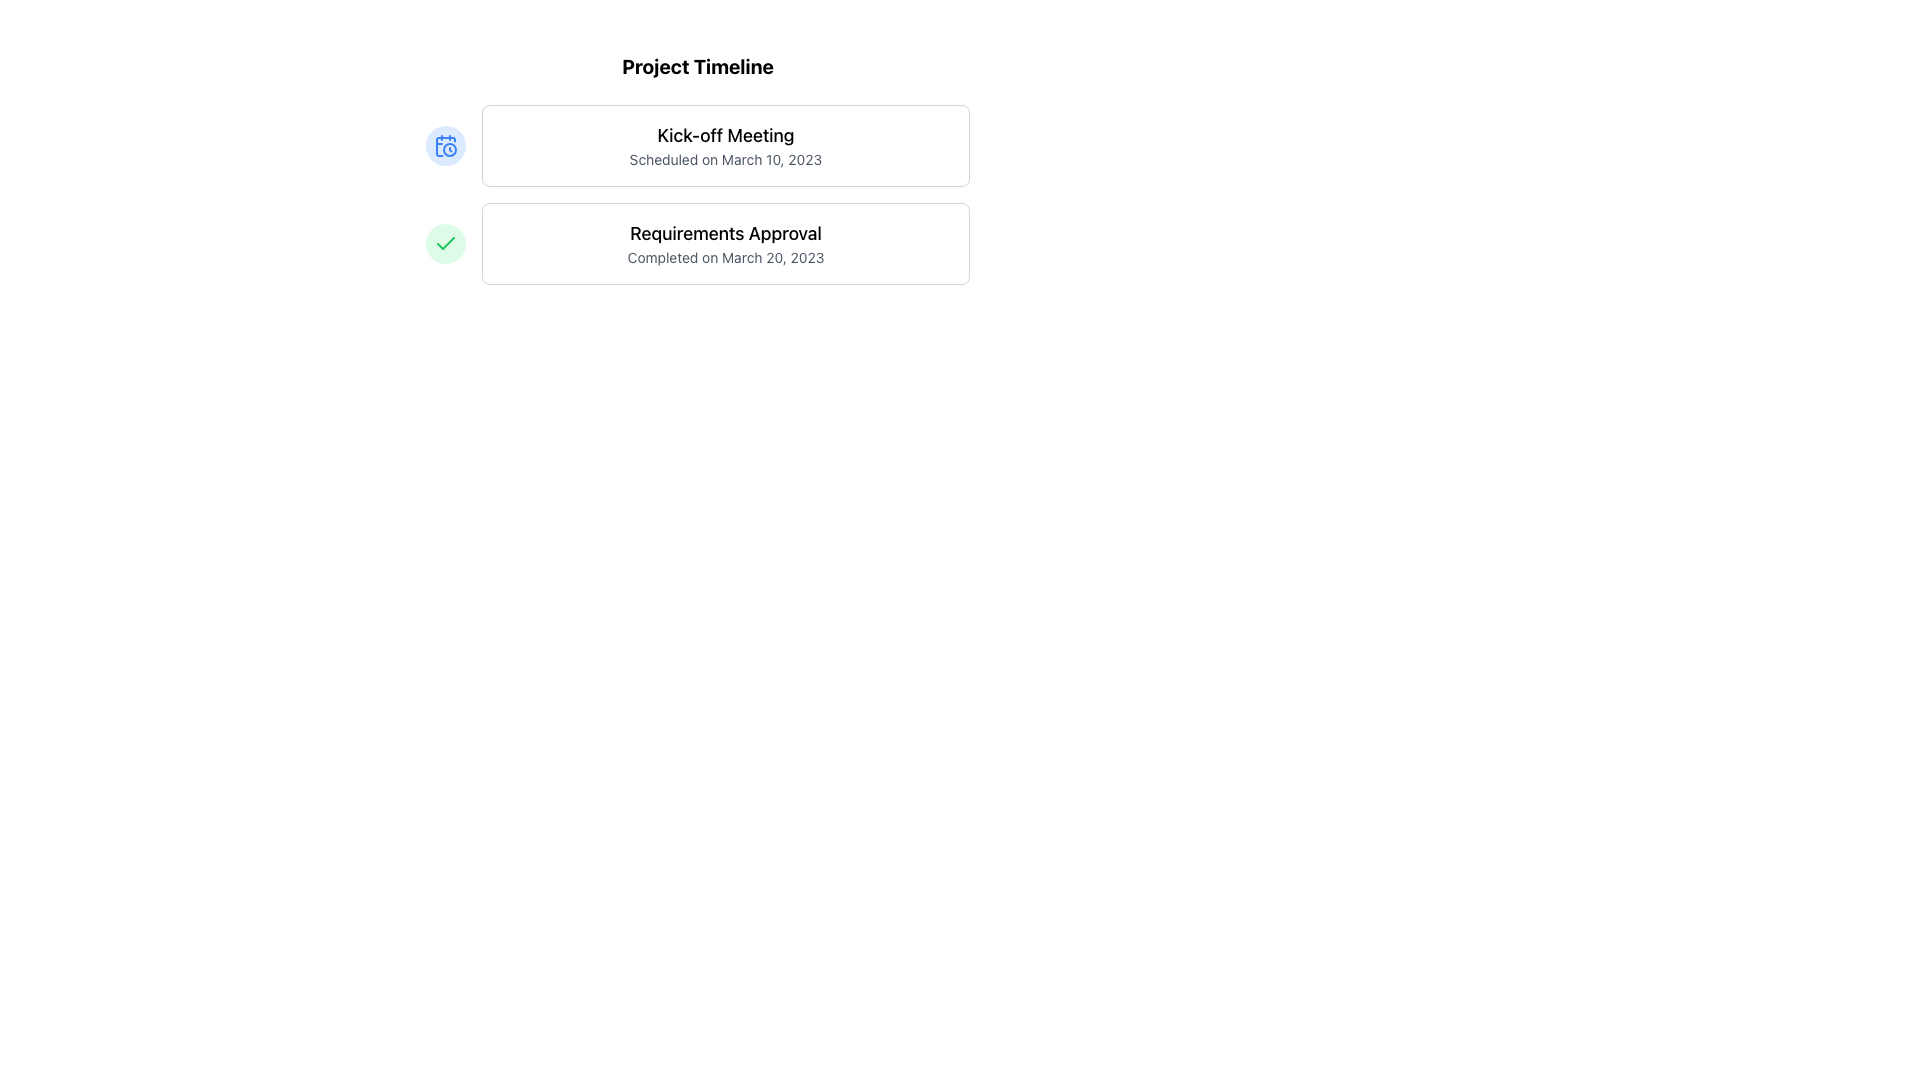 Image resolution: width=1920 pixels, height=1080 pixels. I want to click on the green checkmark icon that indicates completion or validation, located to the left of the 'Requirements Approval' text in the timeline interface, so click(445, 242).